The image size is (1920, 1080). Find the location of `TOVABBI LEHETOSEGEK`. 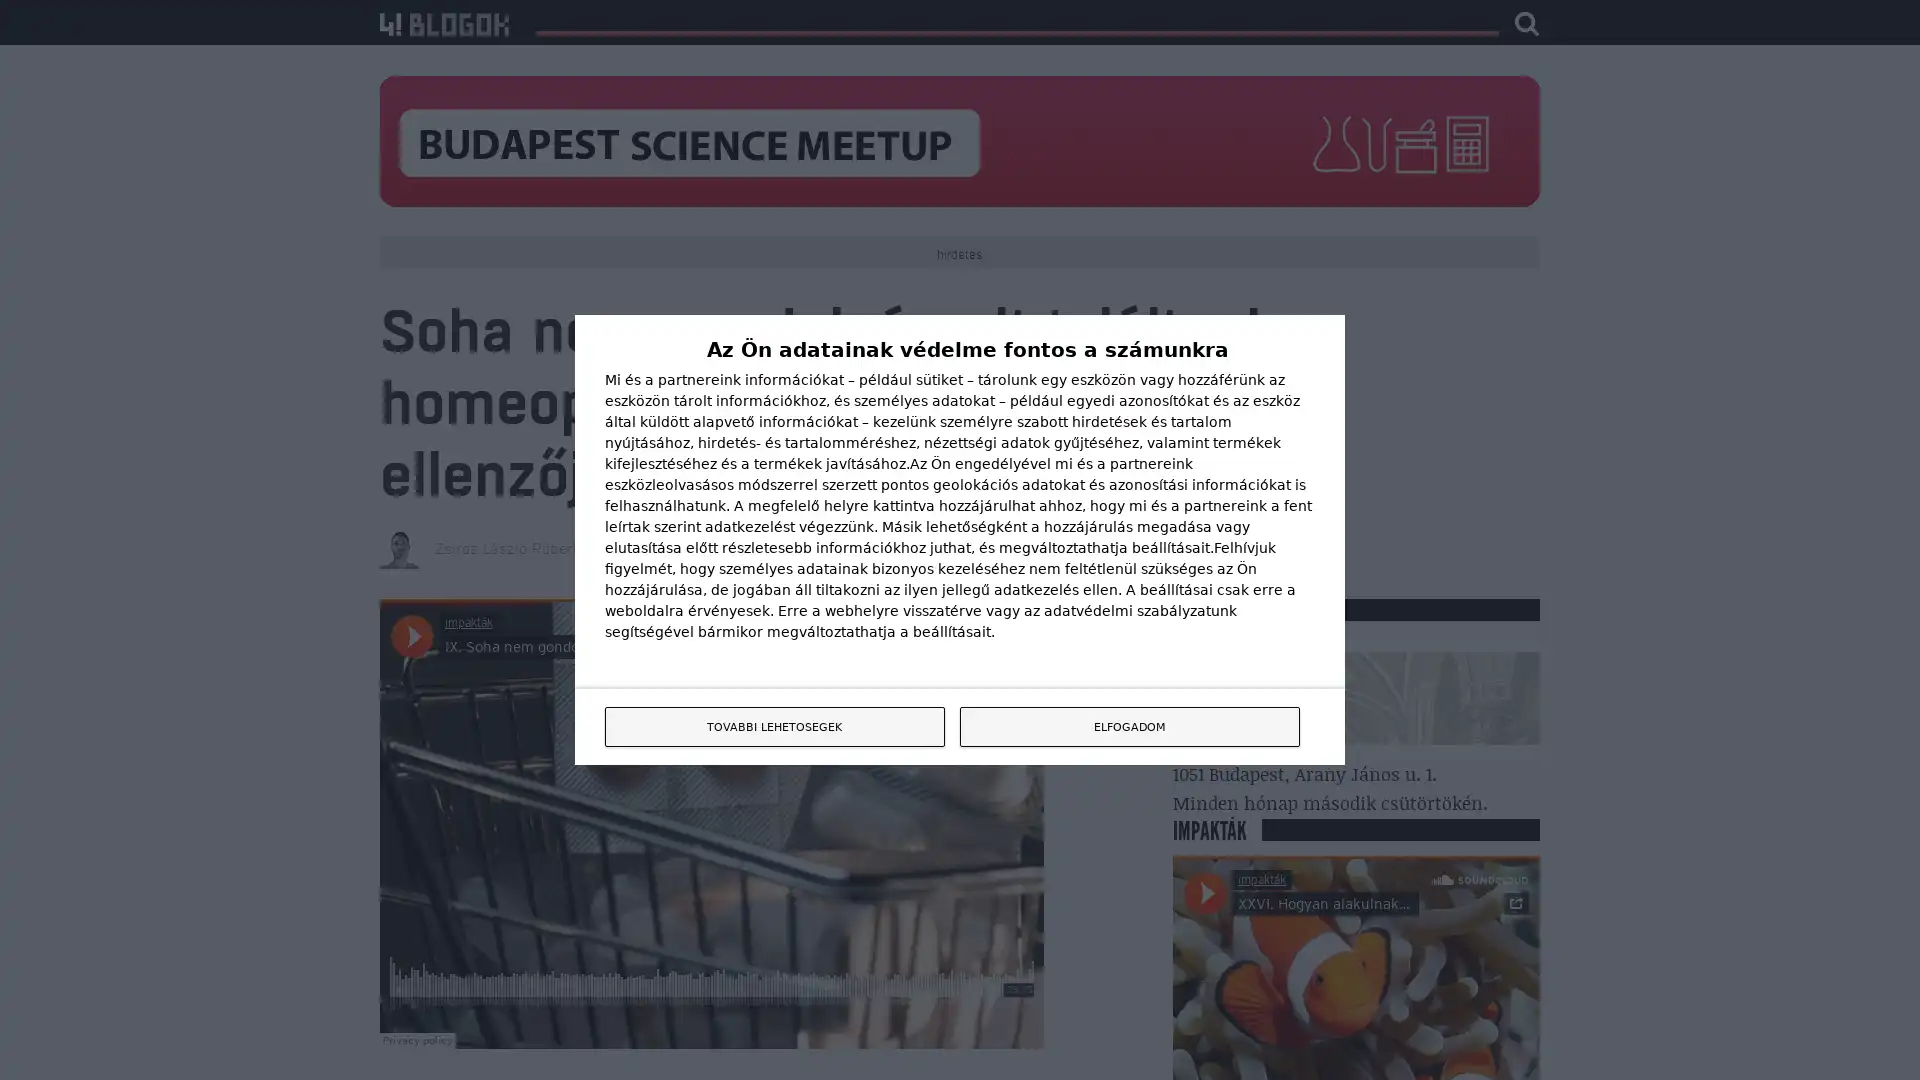

TOVABBI LEHETOSEGEK is located at coordinates (773, 726).